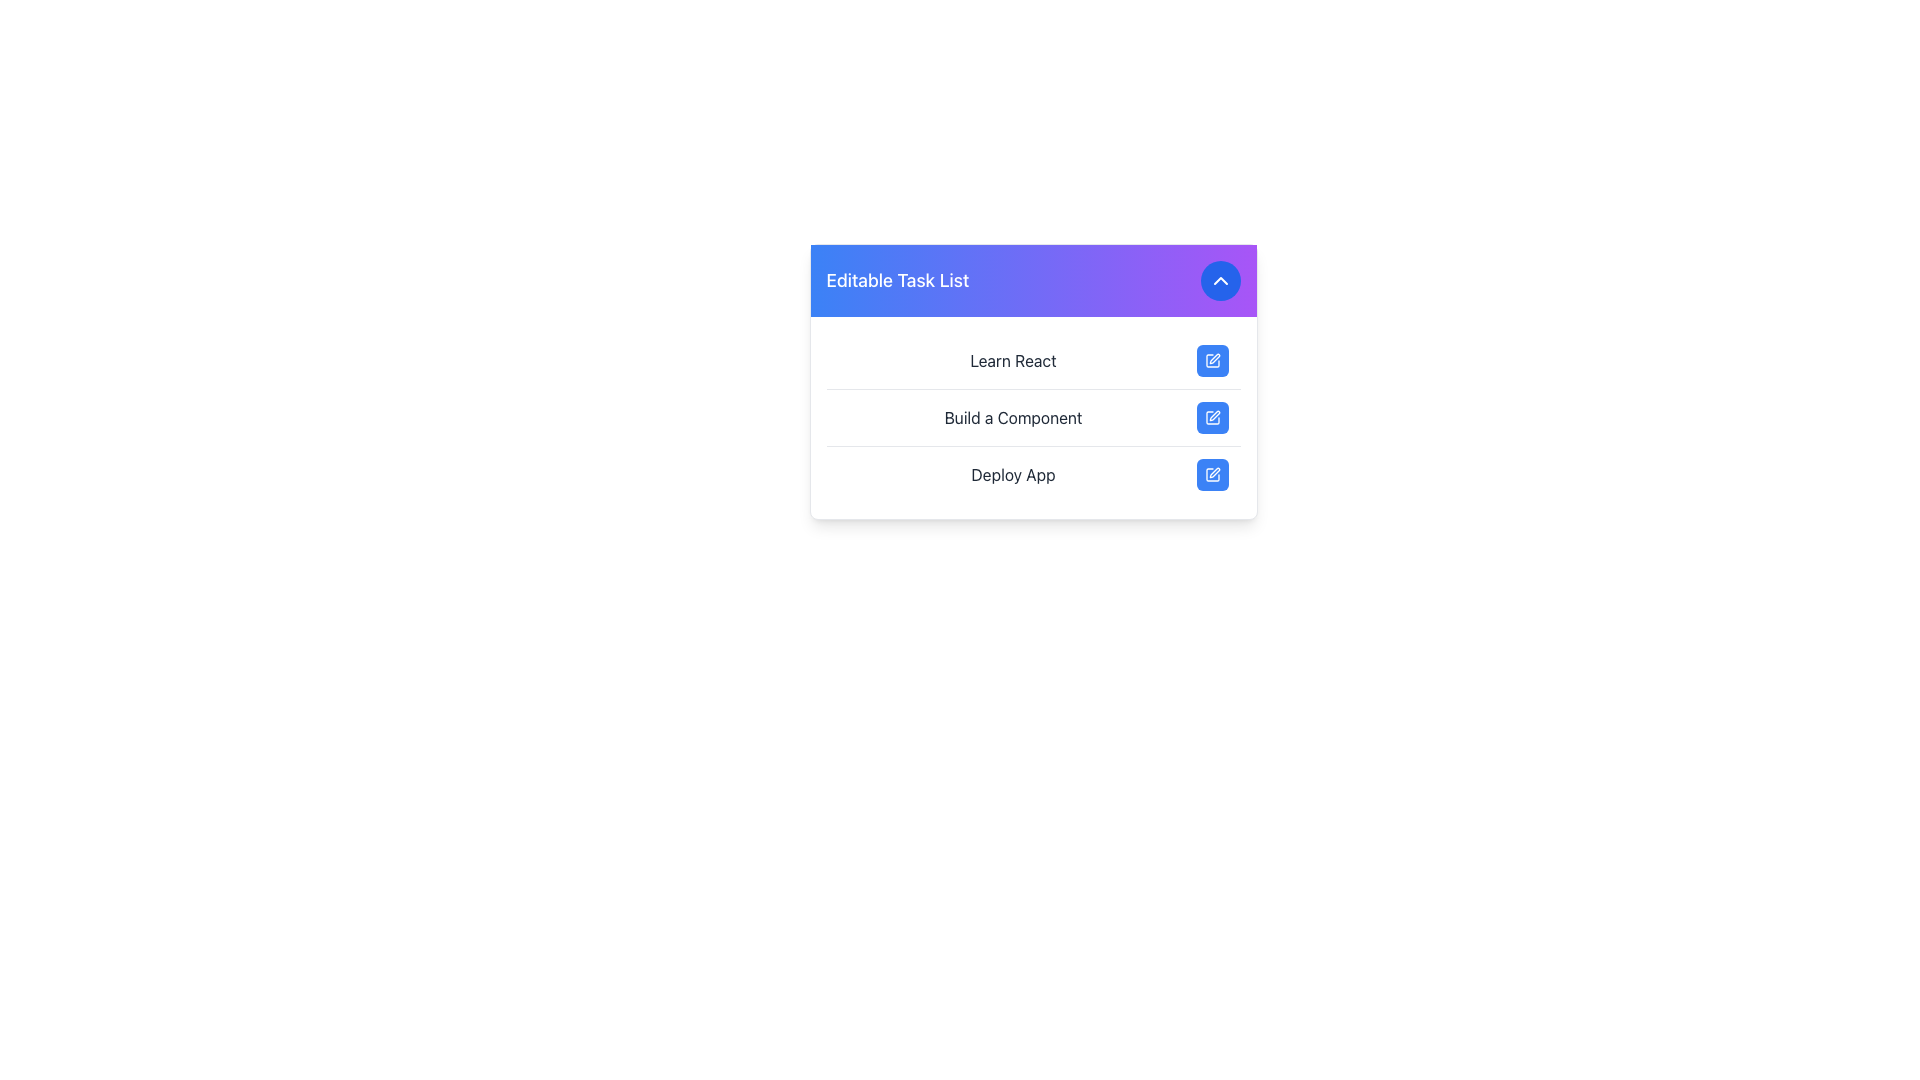  I want to click on the edit icon next to the 'Learn React' task to initiate edit mode, so click(1213, 357).